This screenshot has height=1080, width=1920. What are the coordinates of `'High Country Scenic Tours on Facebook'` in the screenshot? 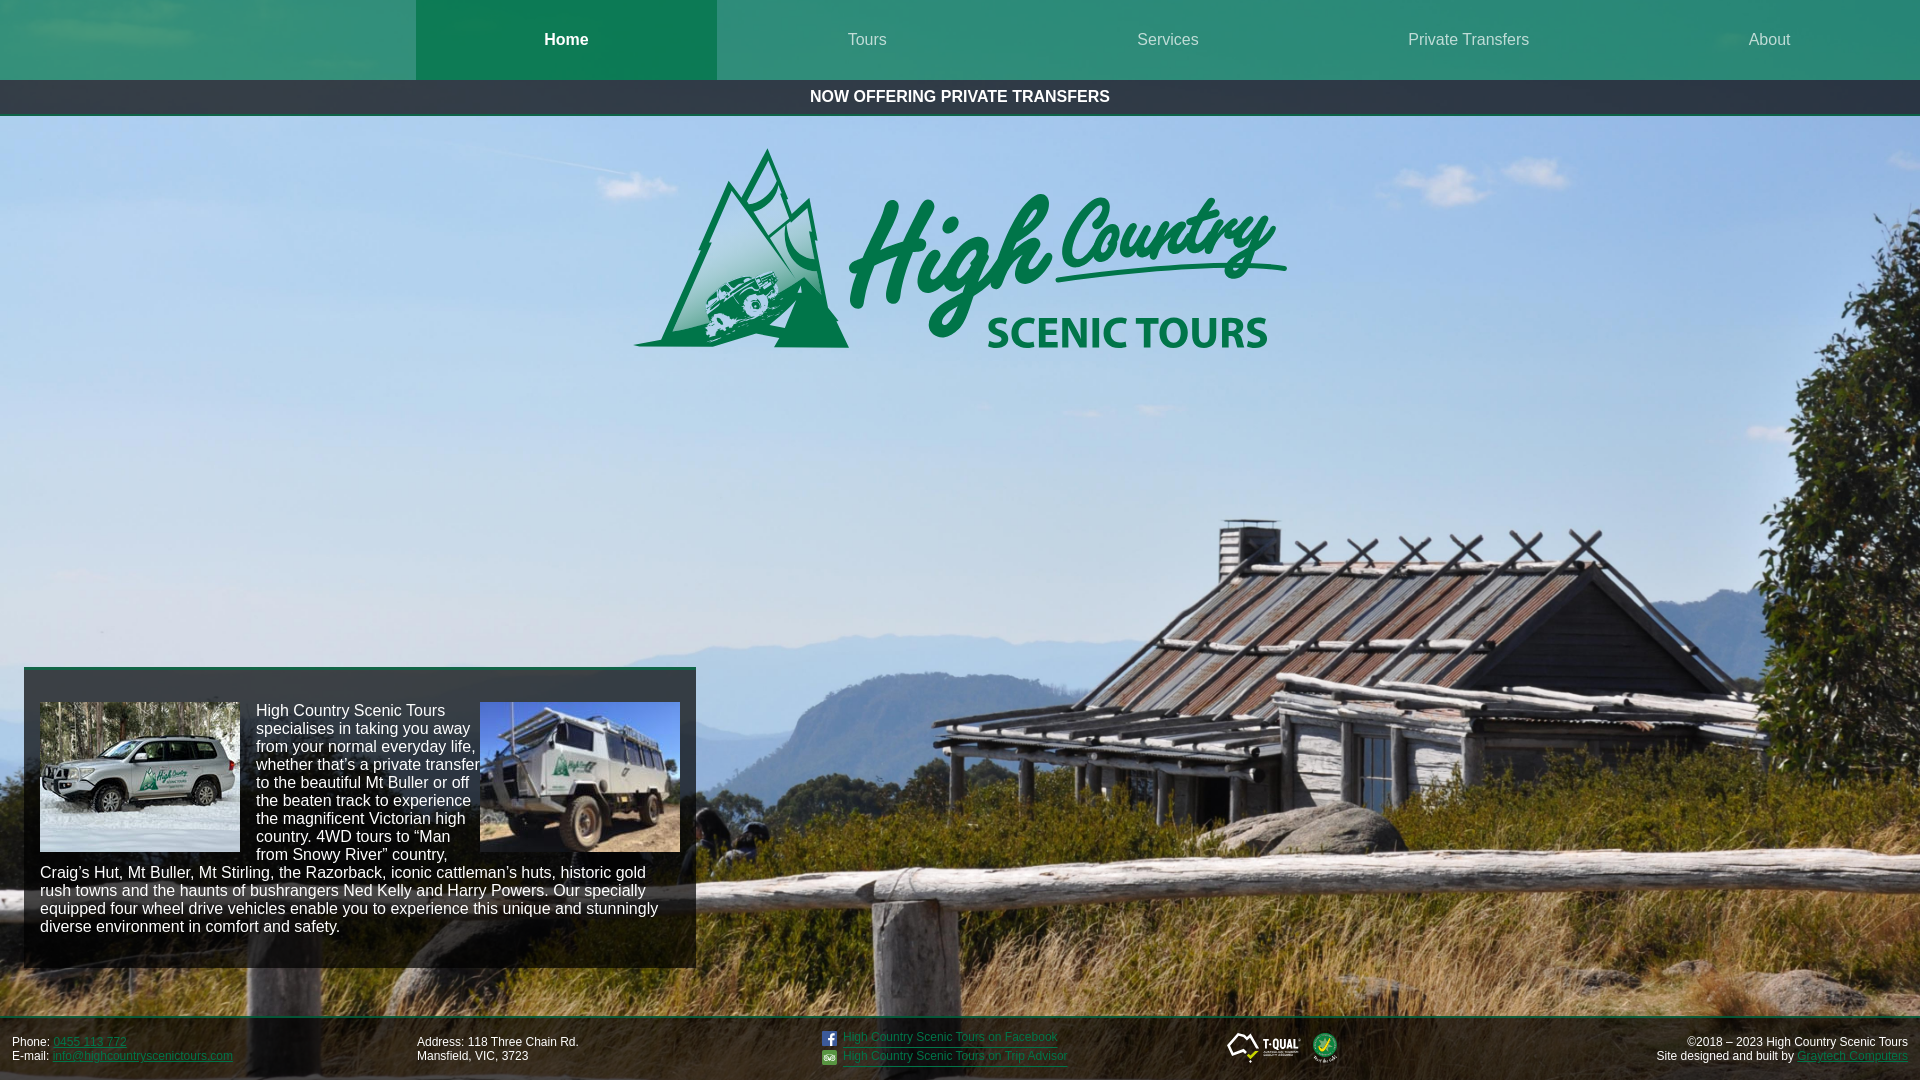 It's located at (939, 1040).